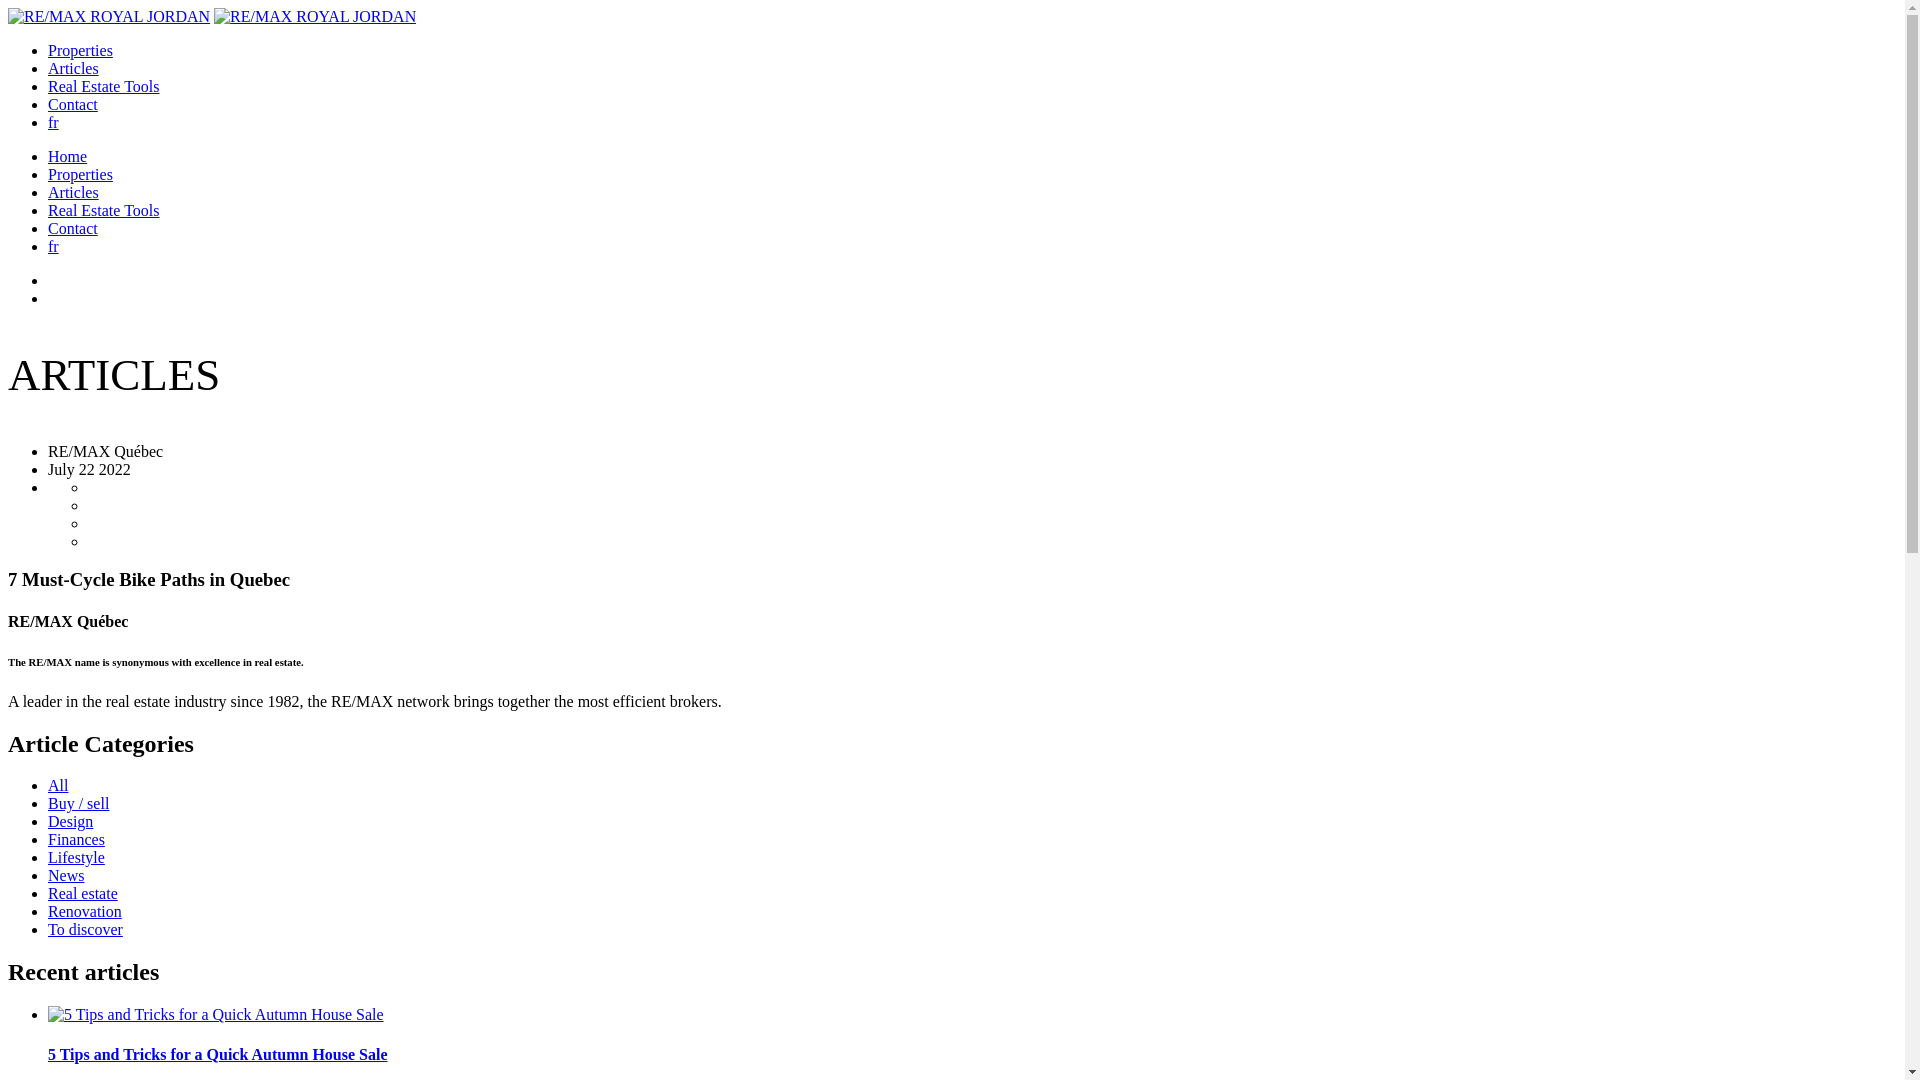 The height and width of the screenshot is (1080, 1920). Describe the element at coordinates (76, 856) in the screenshot. I see `'Lifestyle'` at that location.